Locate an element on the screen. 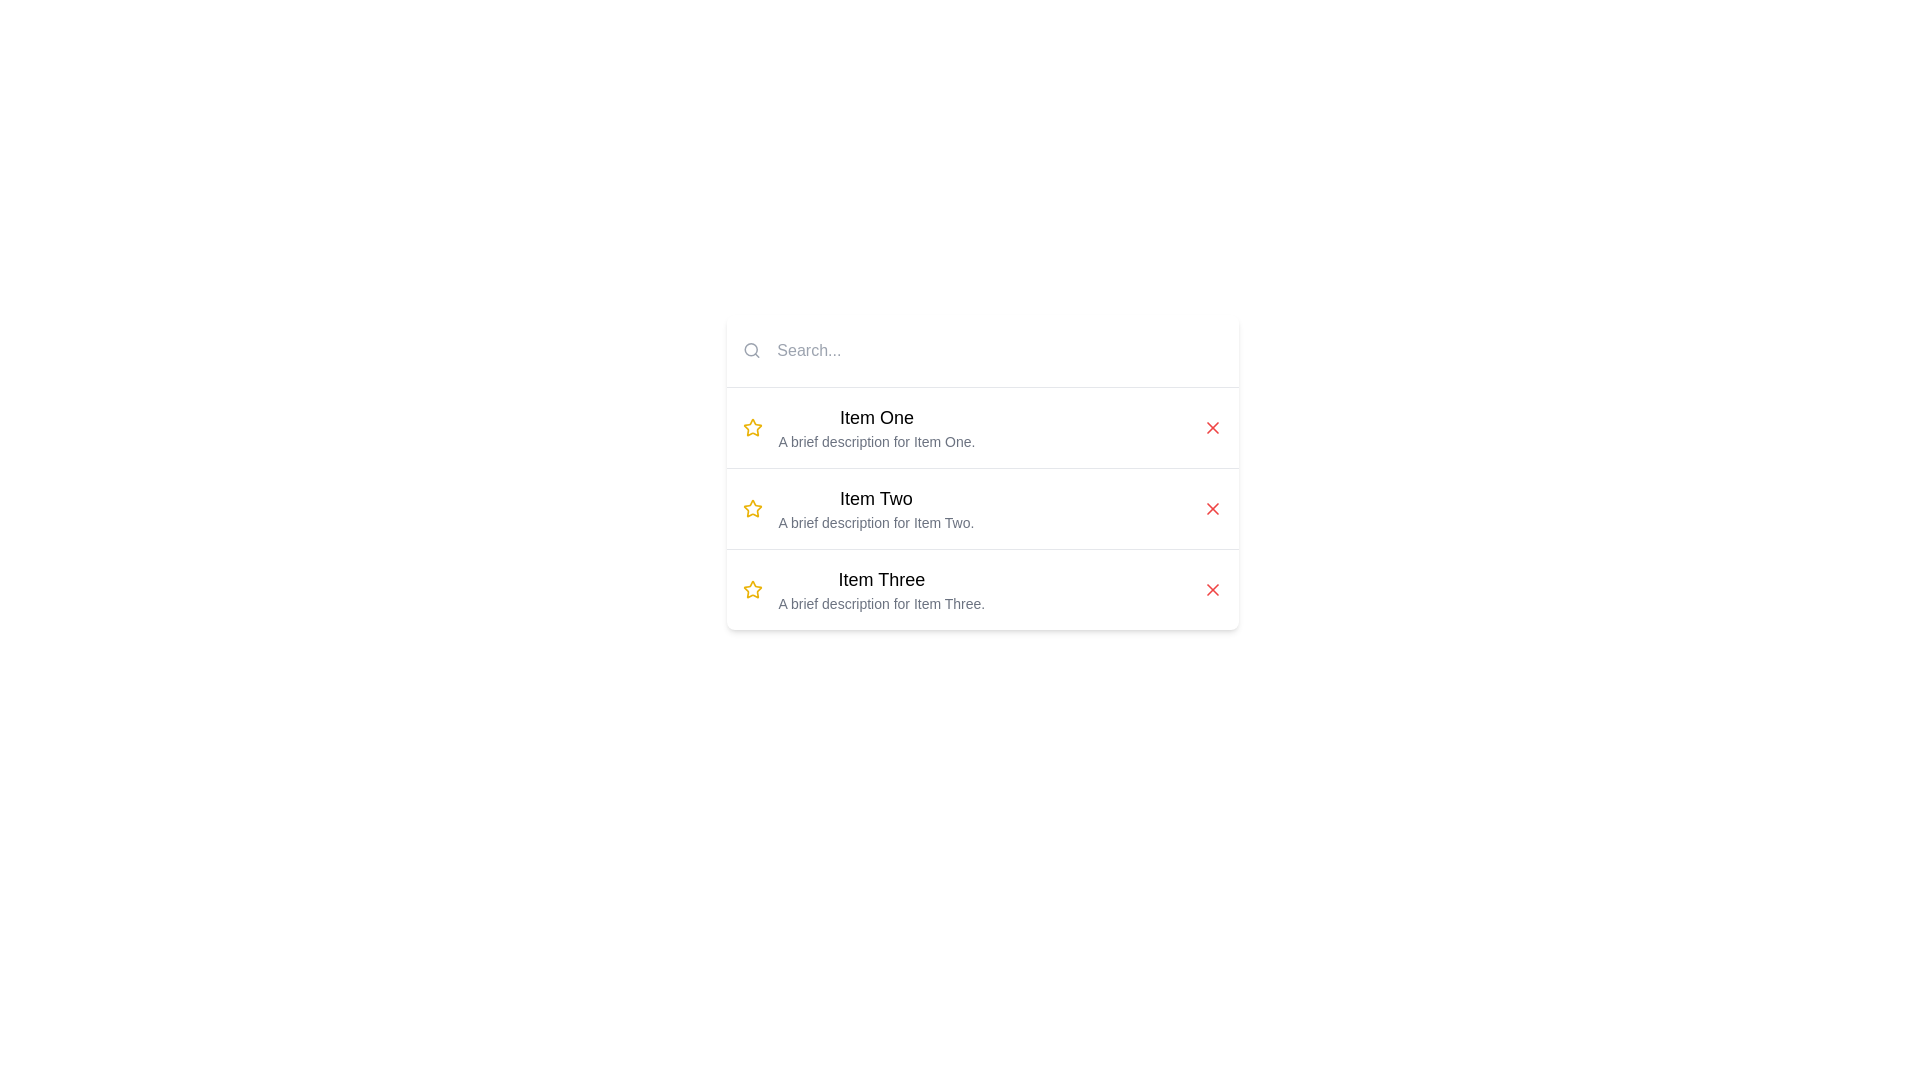 The width and height of the screenshot is (1920, 1080). information provided by the text snippet 'A brief description for Item Two.' which is styled in a small gray font and located below the title 'Item Two' is located at coordinates (876, 522).